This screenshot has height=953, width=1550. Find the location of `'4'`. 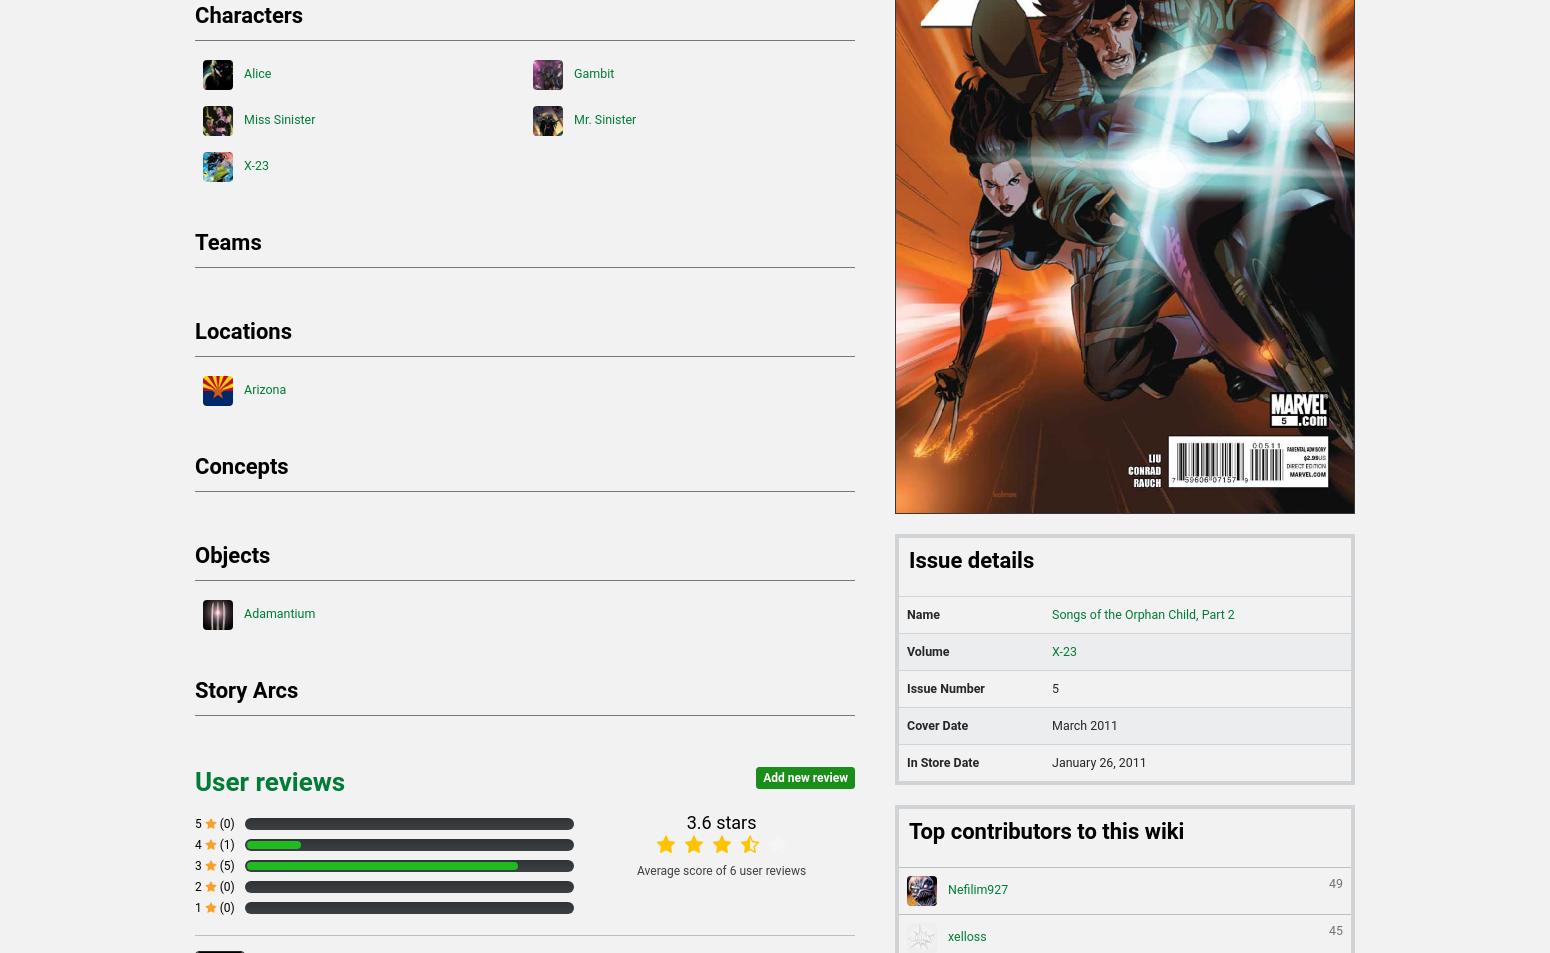

'4' is located at coordinates (198, 845).